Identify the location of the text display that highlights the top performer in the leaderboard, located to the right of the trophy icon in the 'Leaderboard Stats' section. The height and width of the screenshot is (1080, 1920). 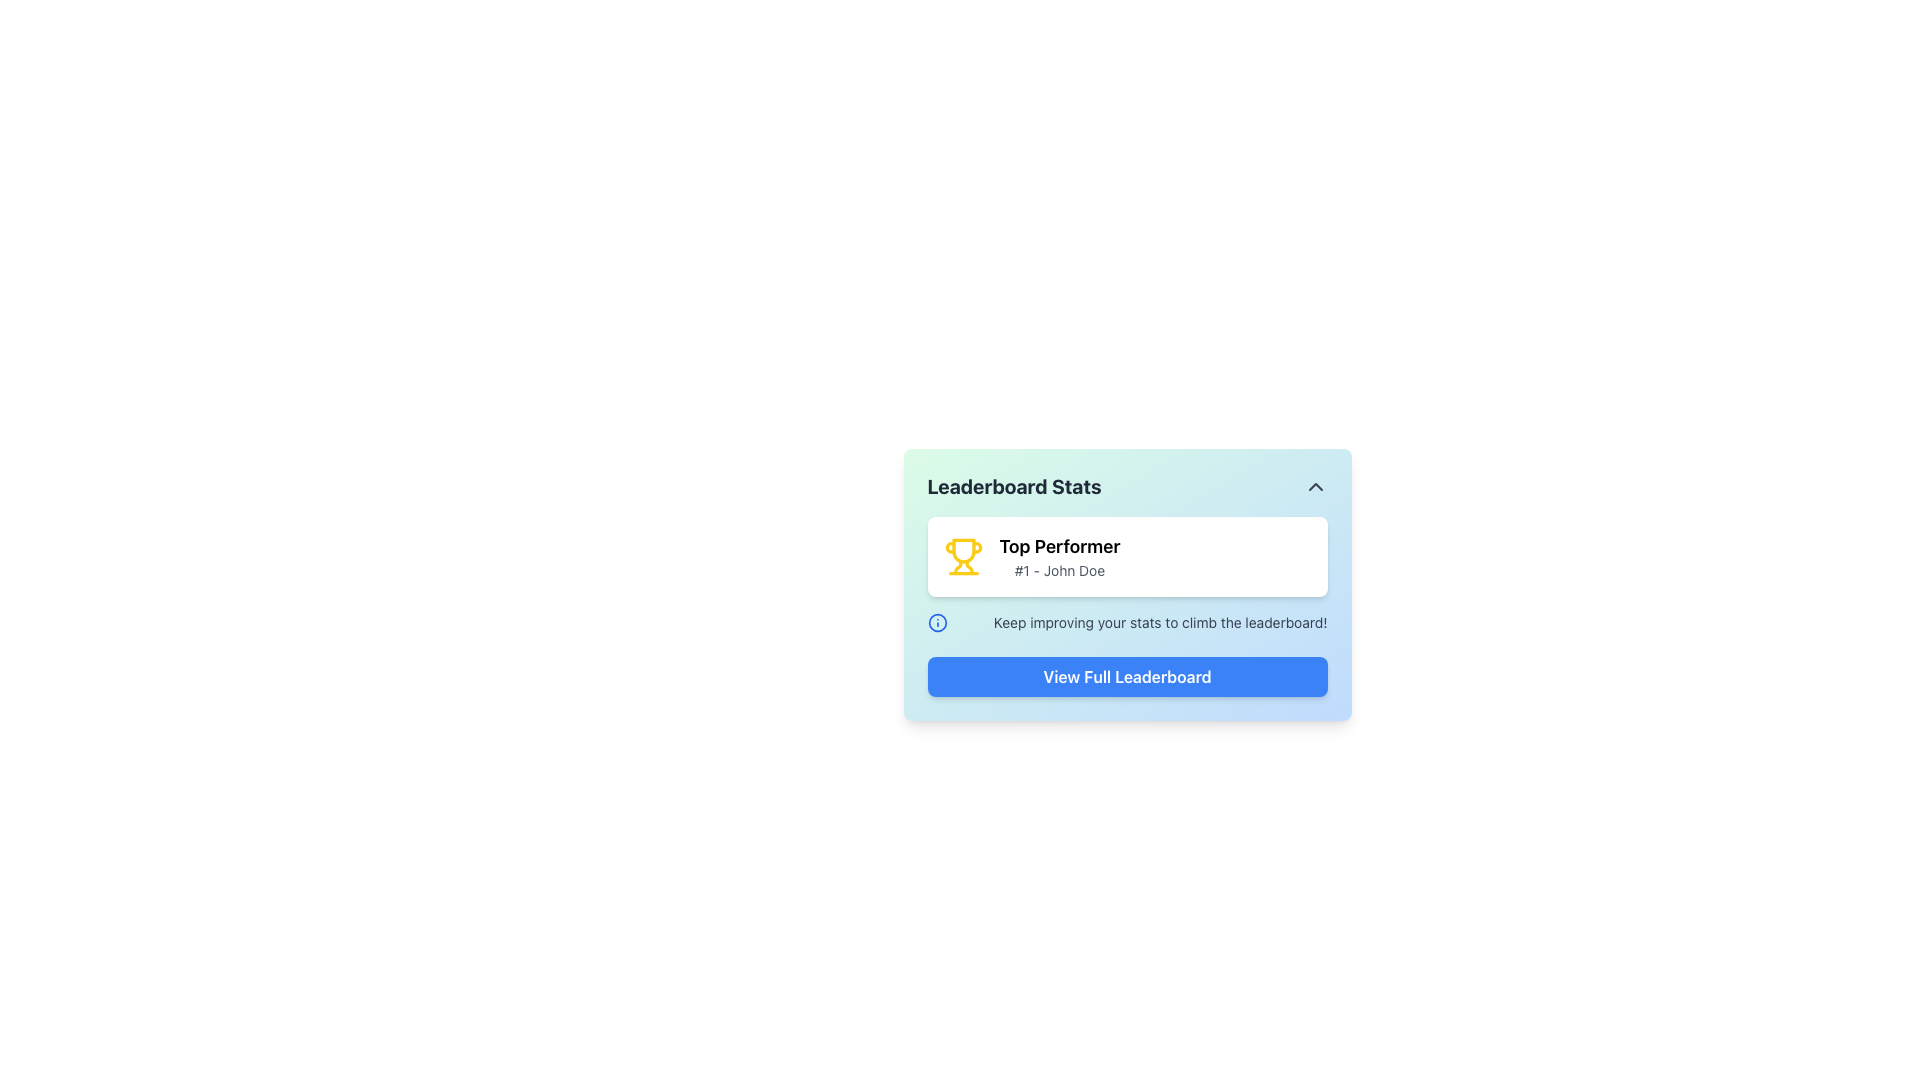
(1059, 556).